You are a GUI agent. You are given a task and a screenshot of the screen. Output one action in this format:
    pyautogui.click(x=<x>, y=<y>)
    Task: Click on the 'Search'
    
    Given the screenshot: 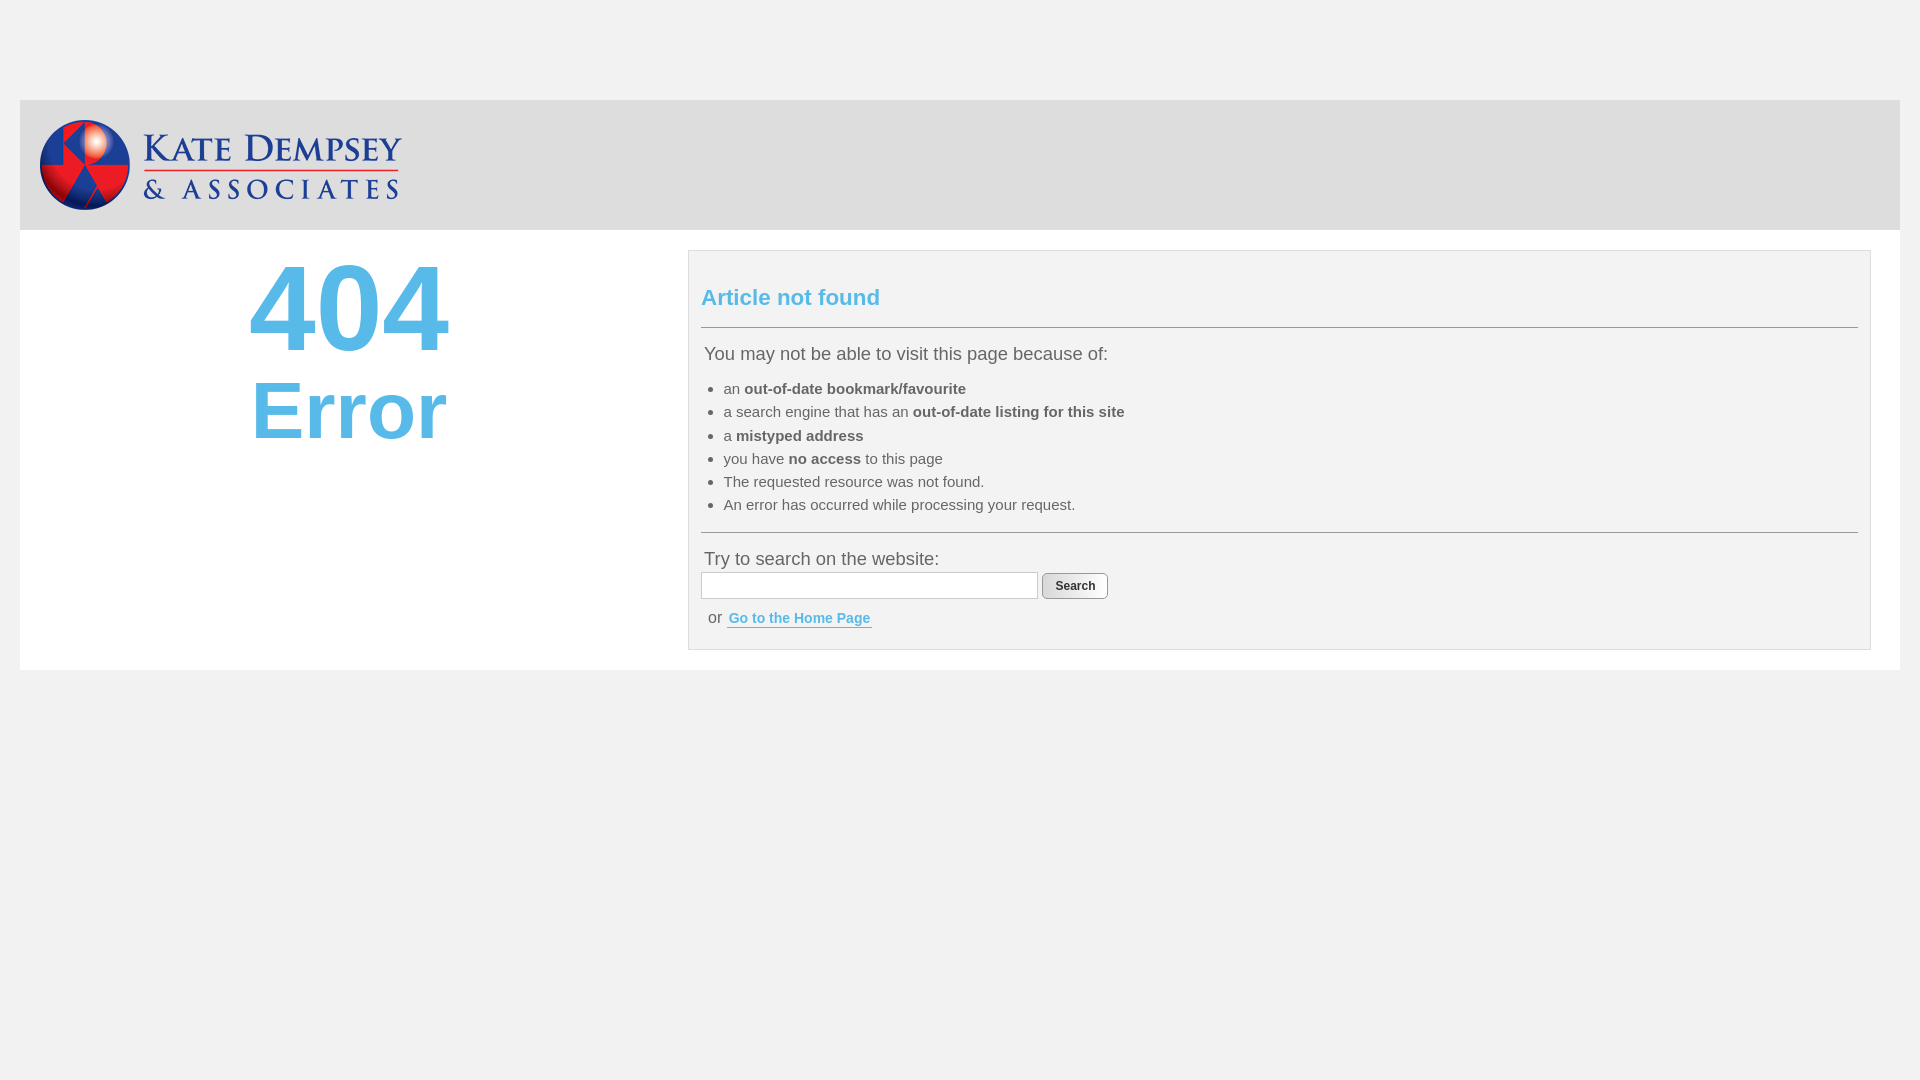 What is the action you would take?
    pyautogui.click(x=1074, y=585)
    